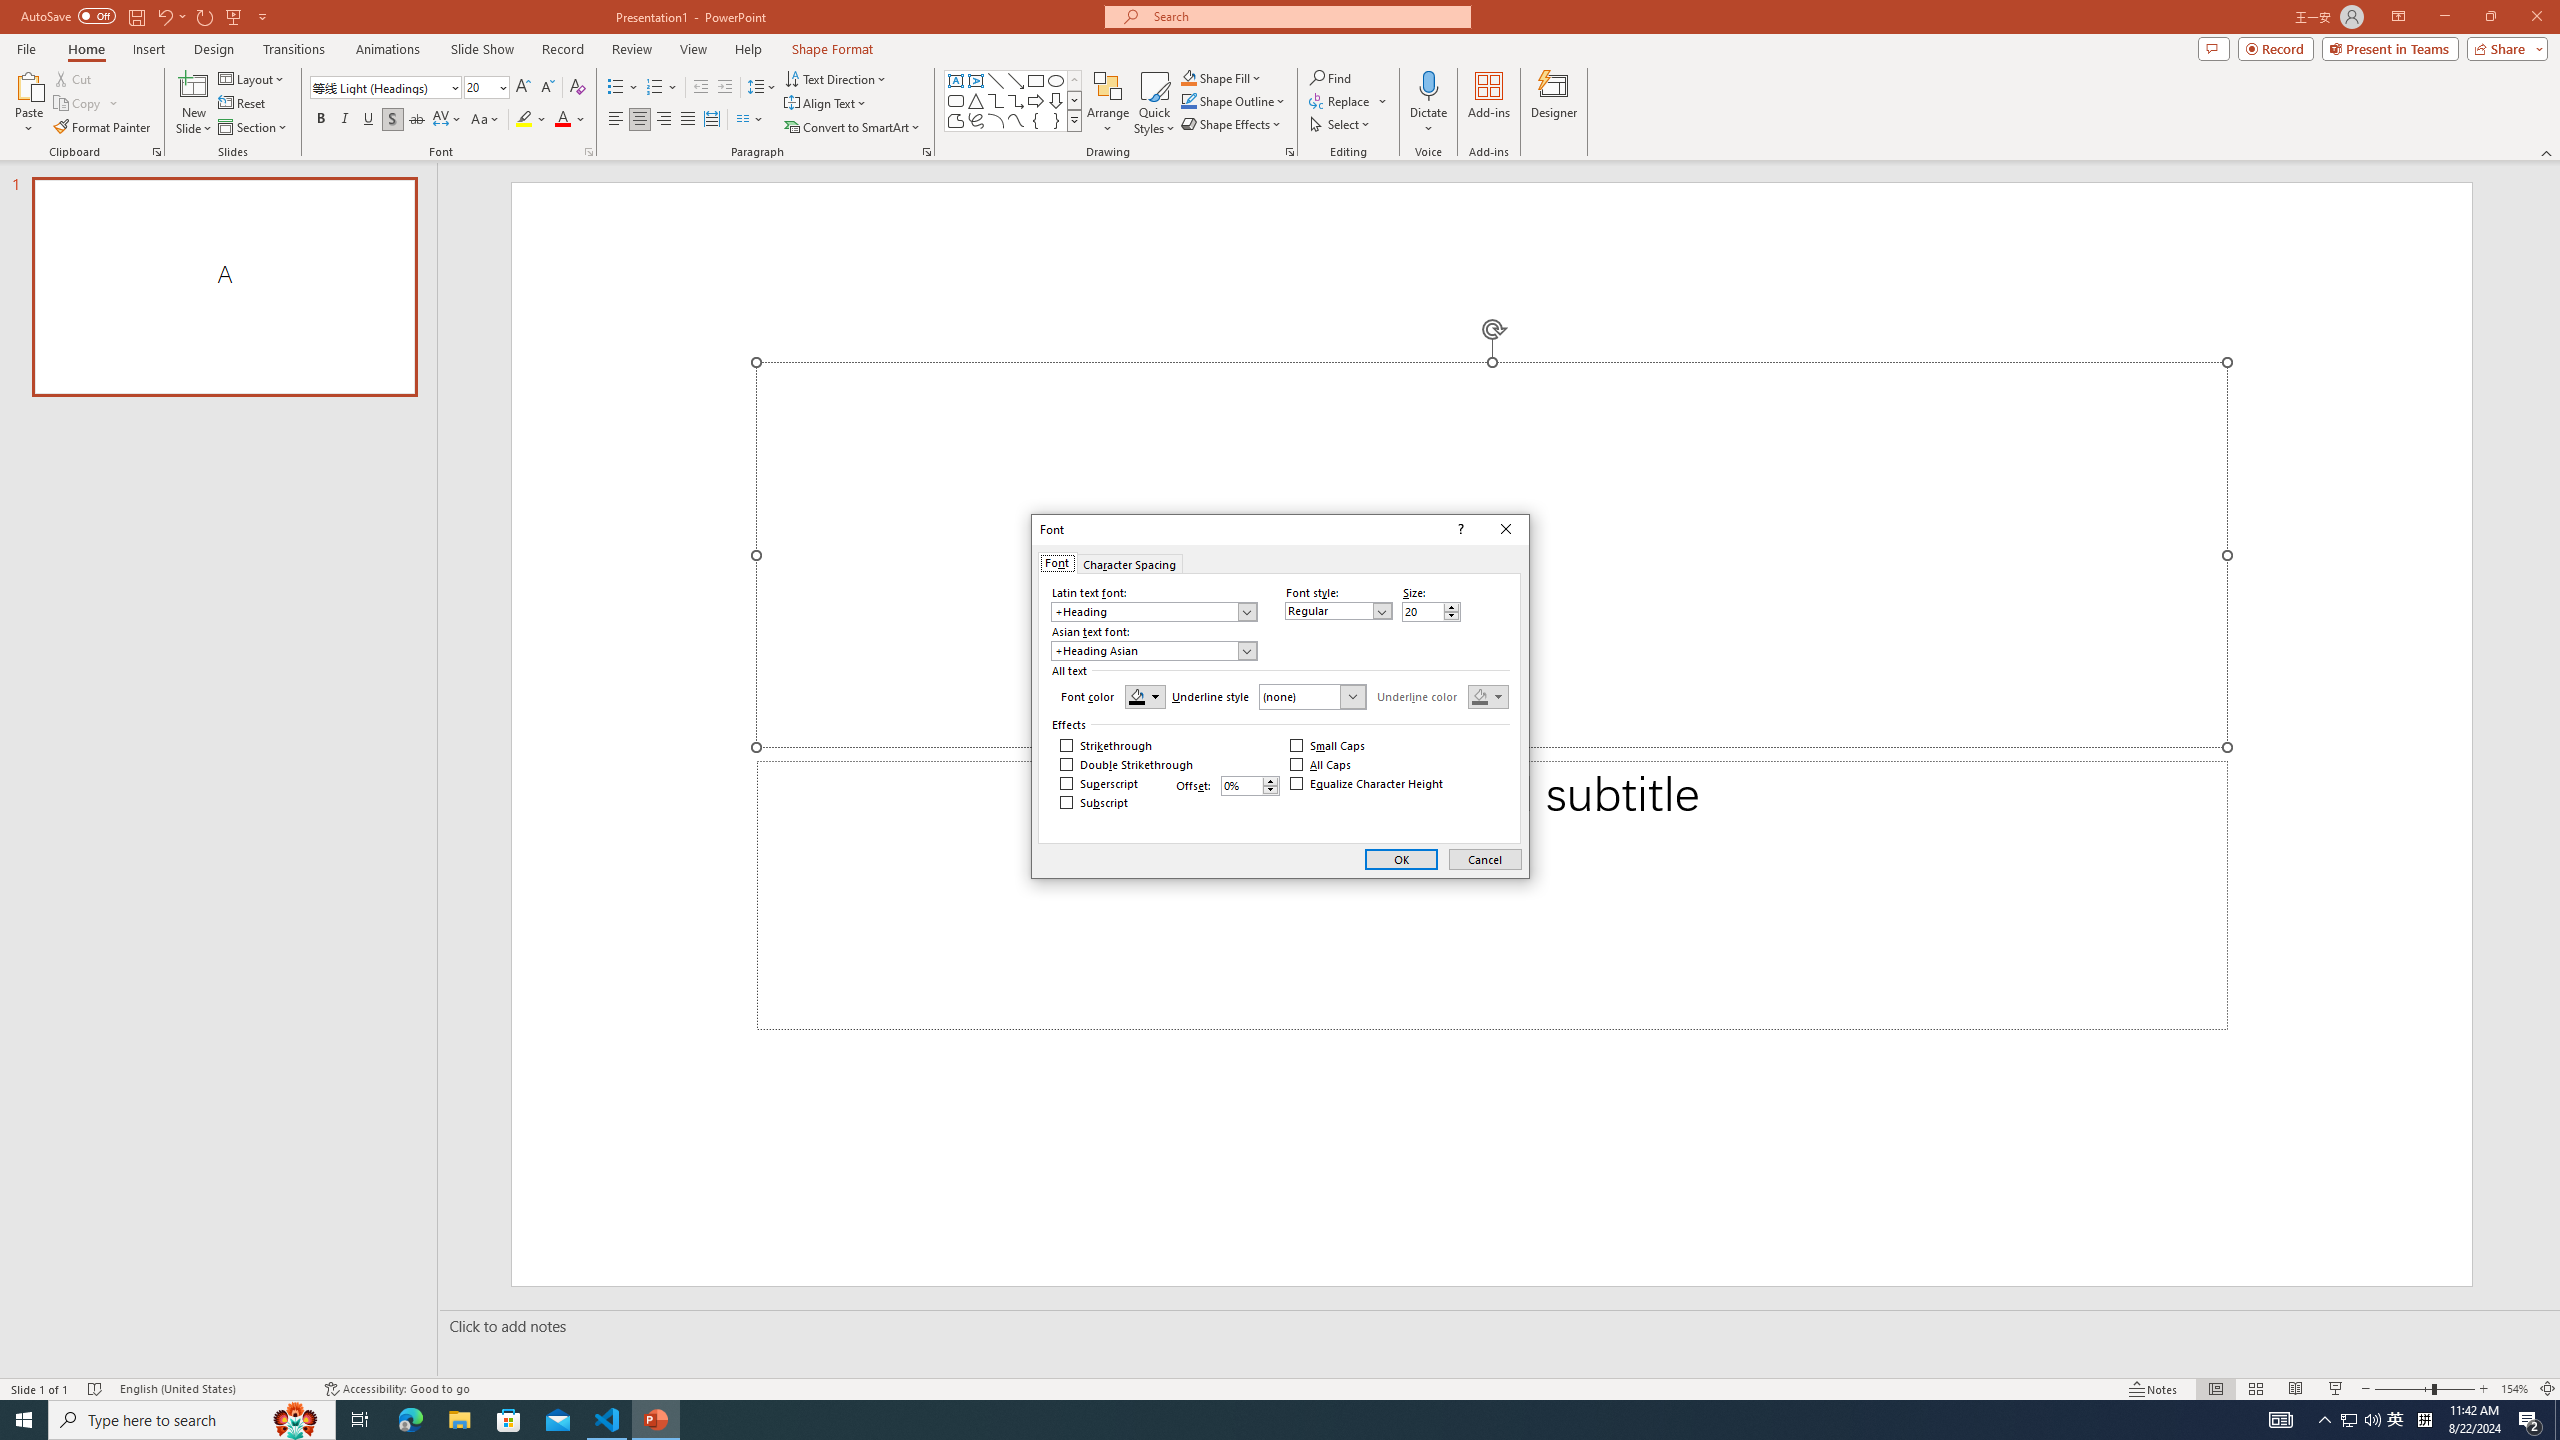 The image size is (2560, 1440). I want to click on 'Underline color', so click(1487, 696).